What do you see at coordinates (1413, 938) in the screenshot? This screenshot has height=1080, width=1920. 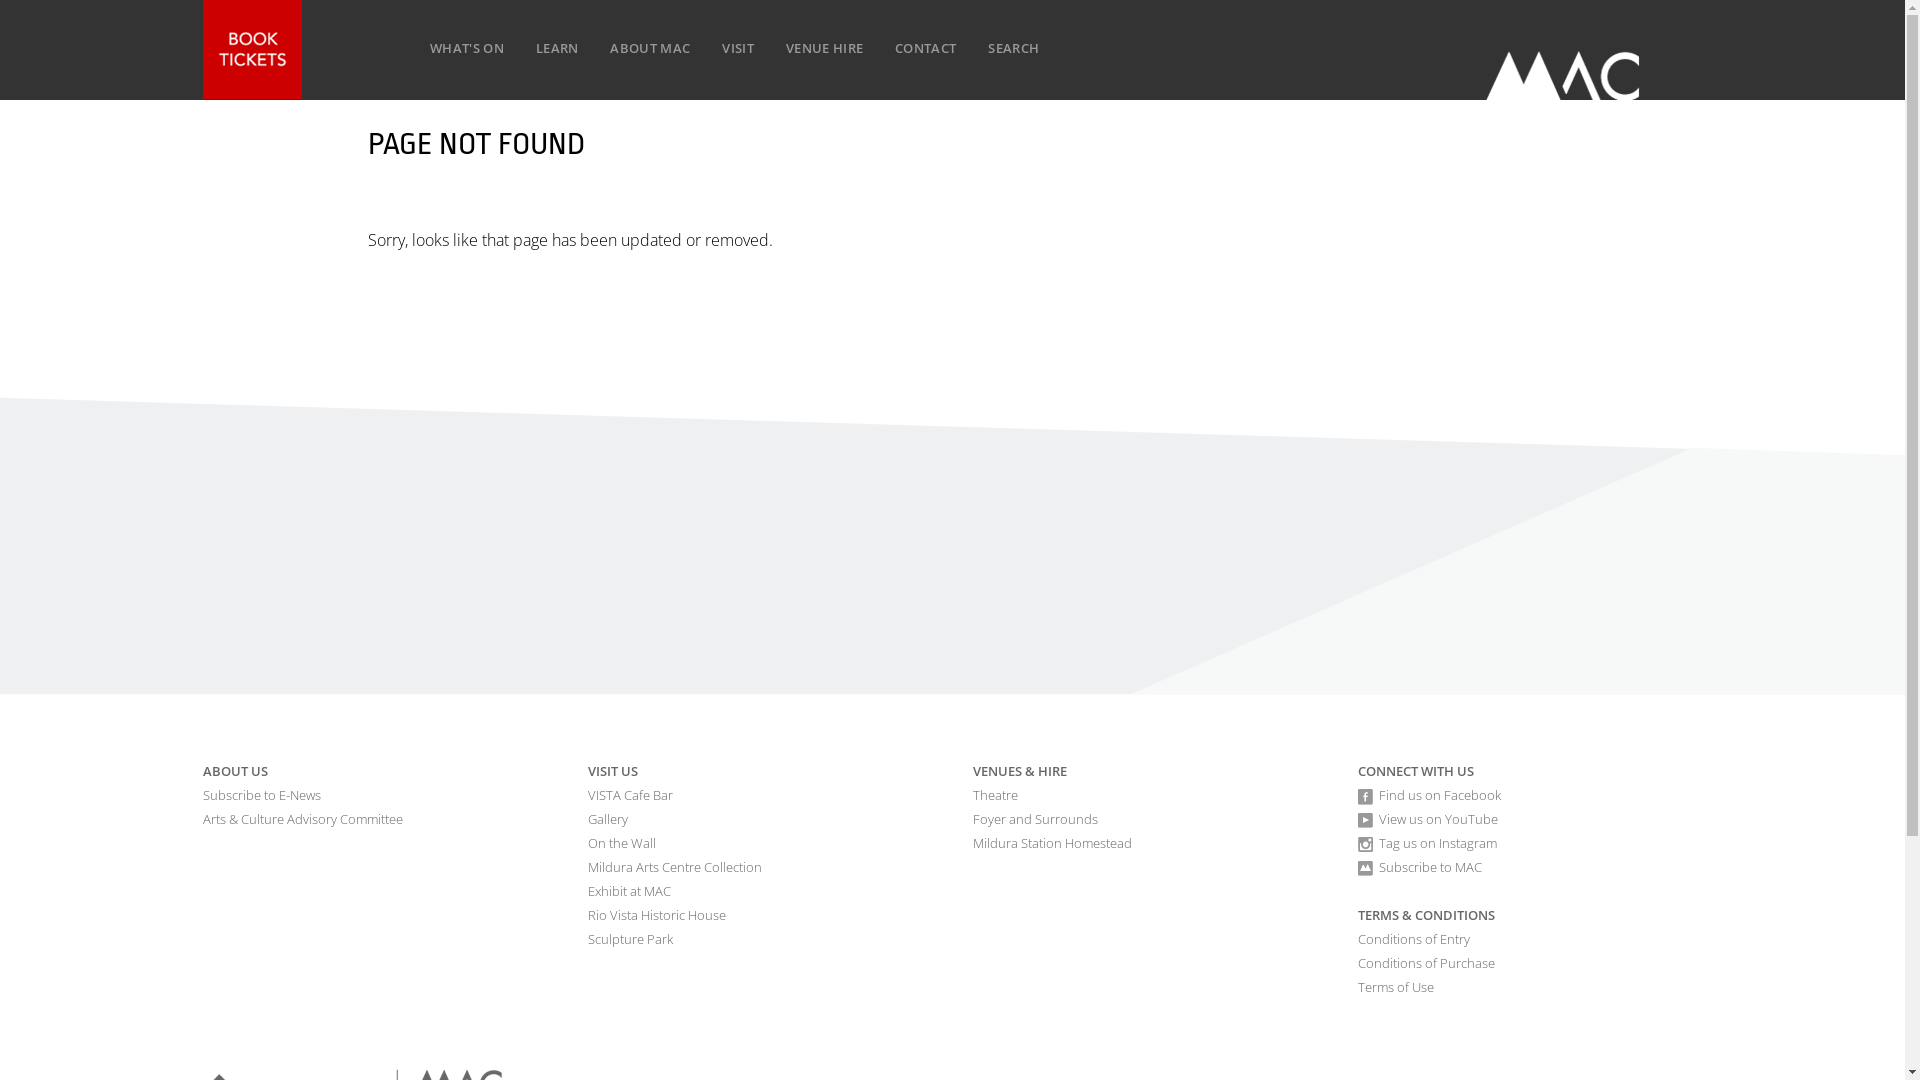 I see `'Conditions of Entry'` at bounding box center [1413, 938].